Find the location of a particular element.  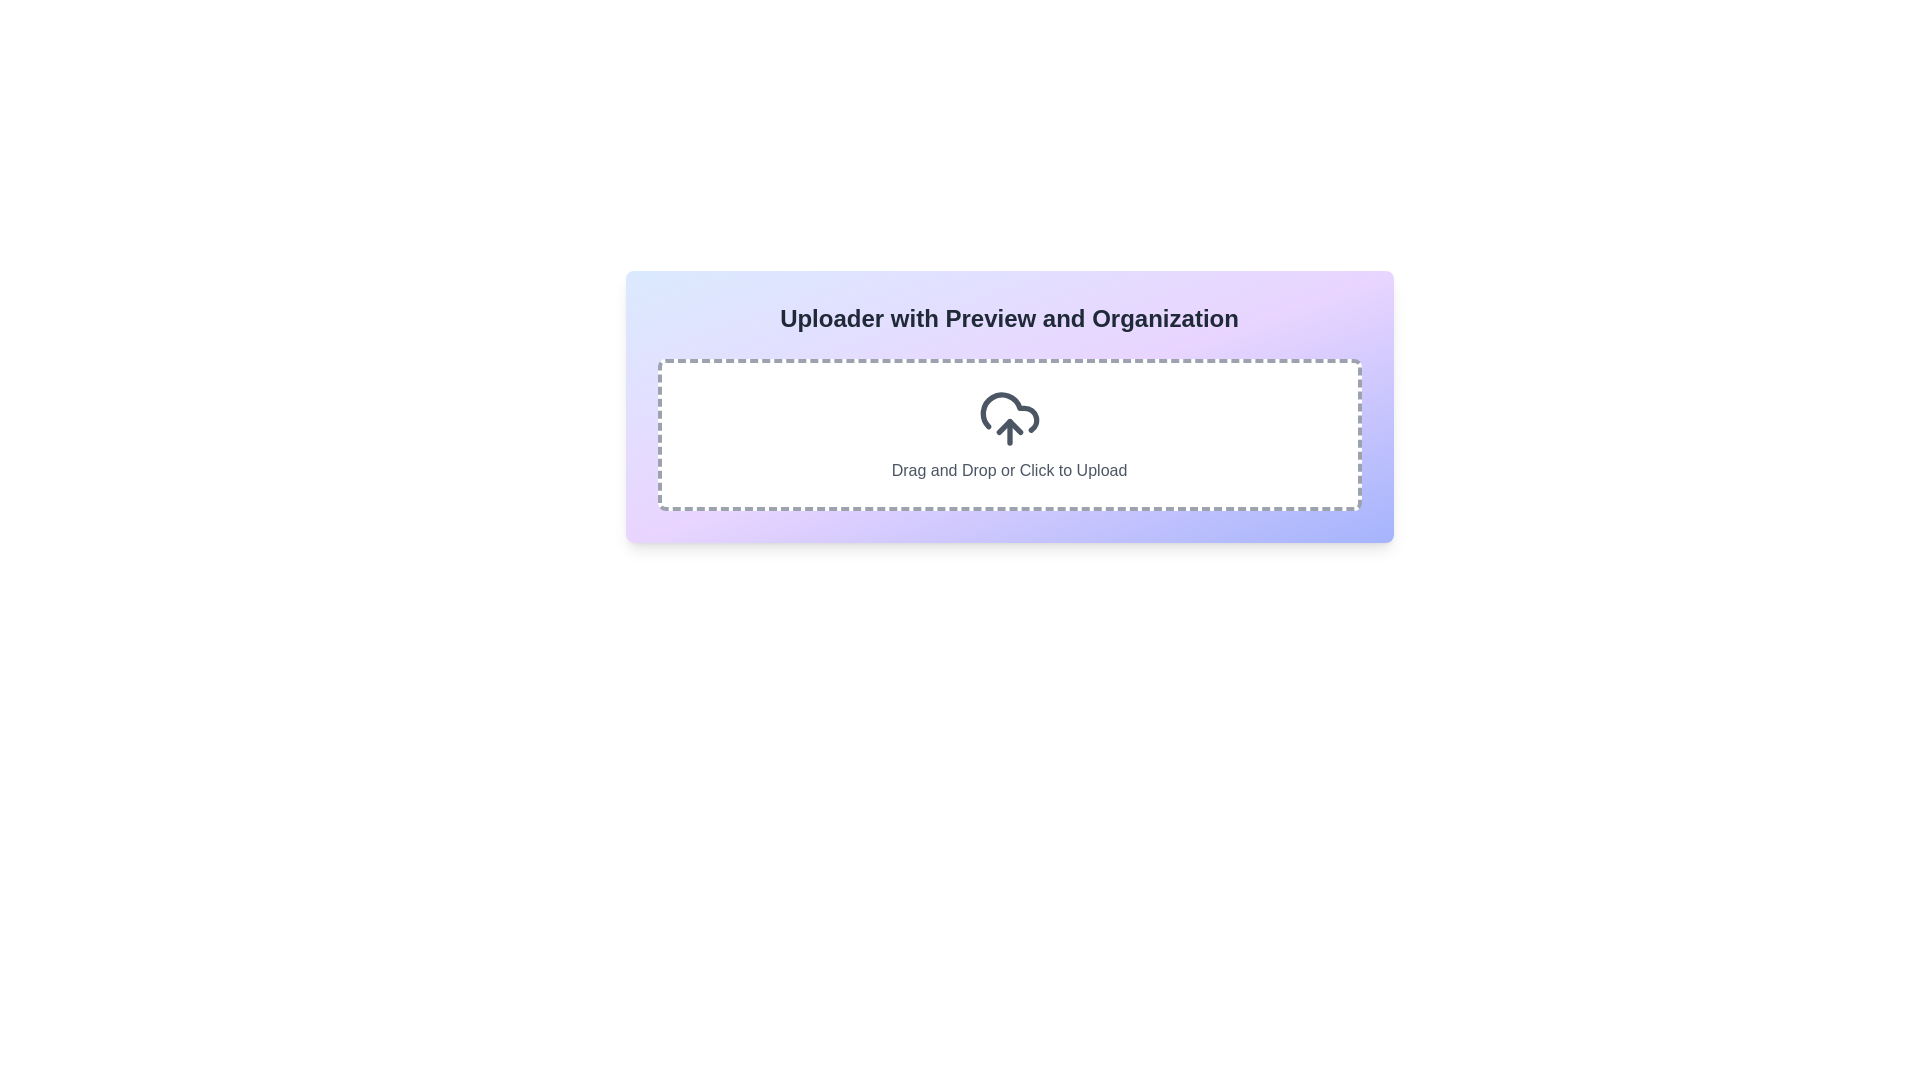

the cloud icon with an upward-pointing arrow, which is prominently displayed in the upload component labeled 'Drag and Drop or Click to Upload' is located at coordinates (1009, 418).